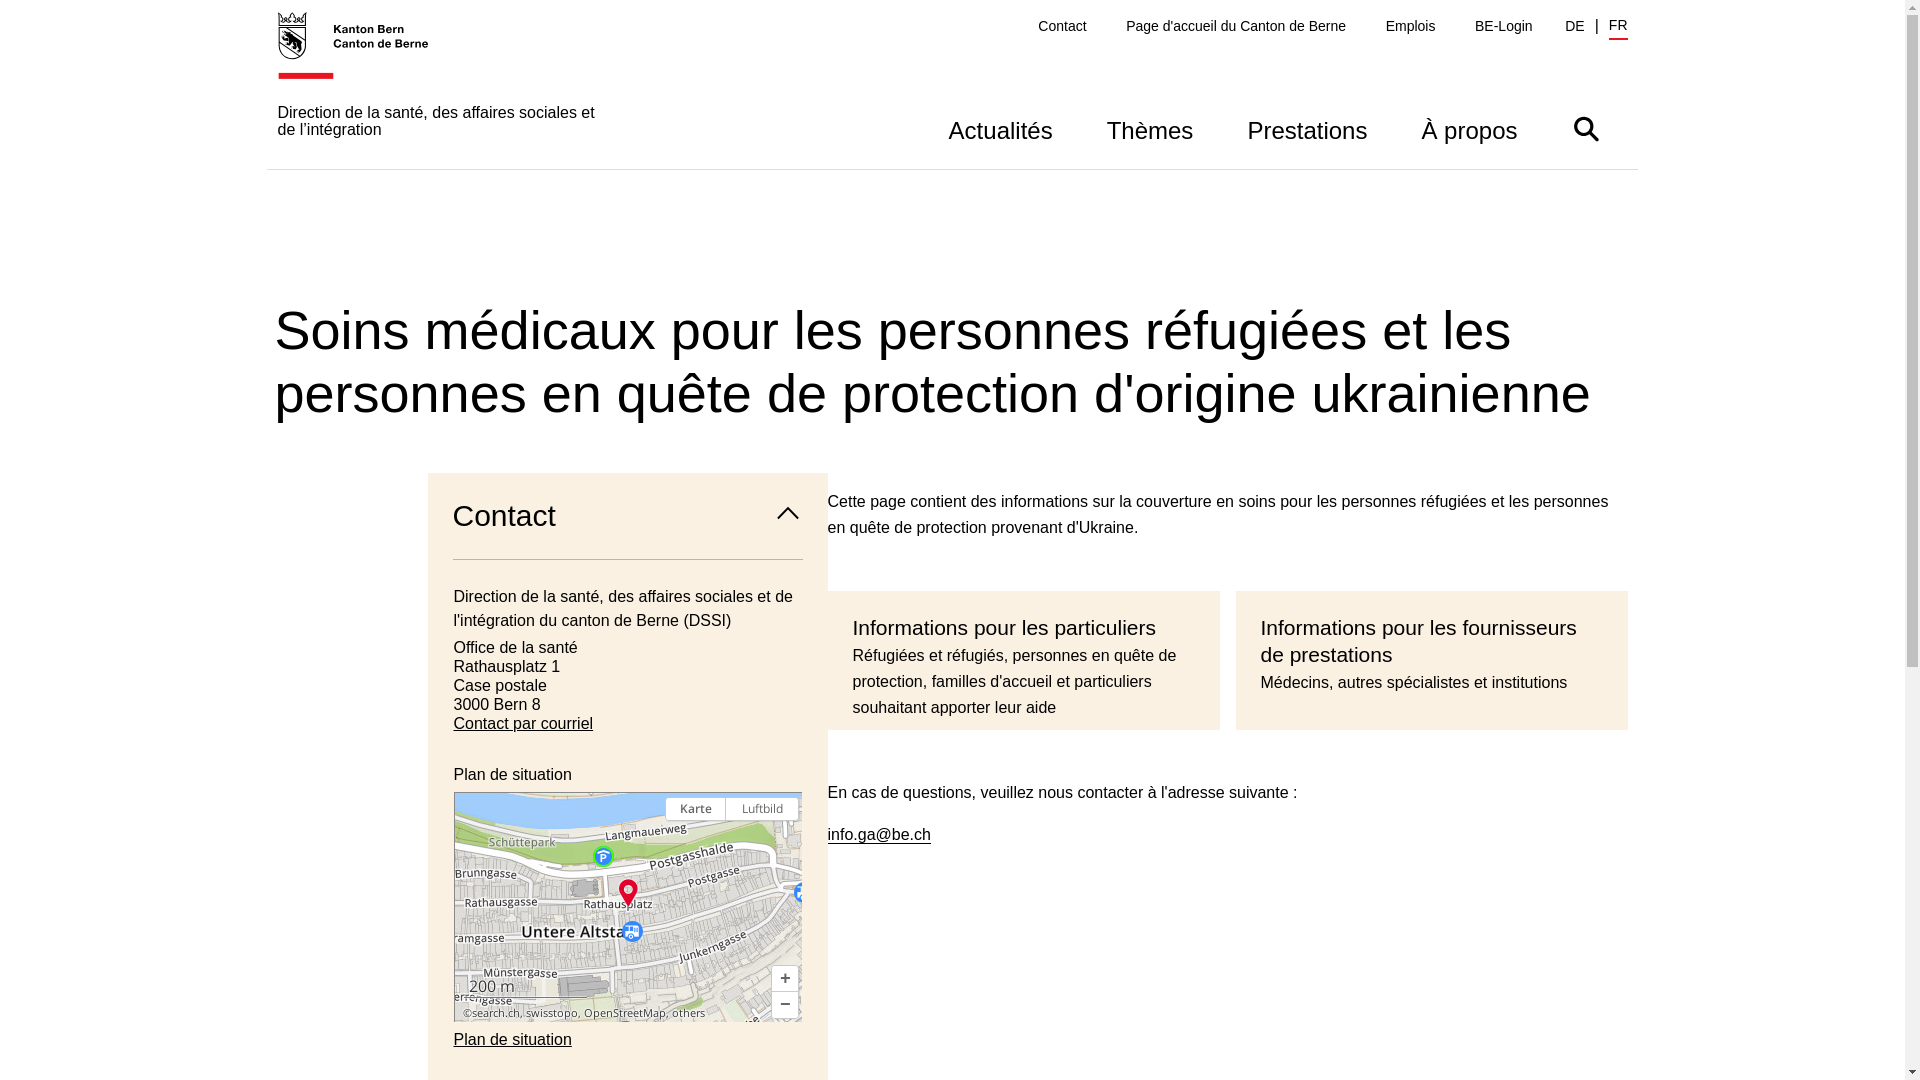 The height and width of the screenshot is (1080, 1920). I want to click on 'FR', so click(1618, 27).